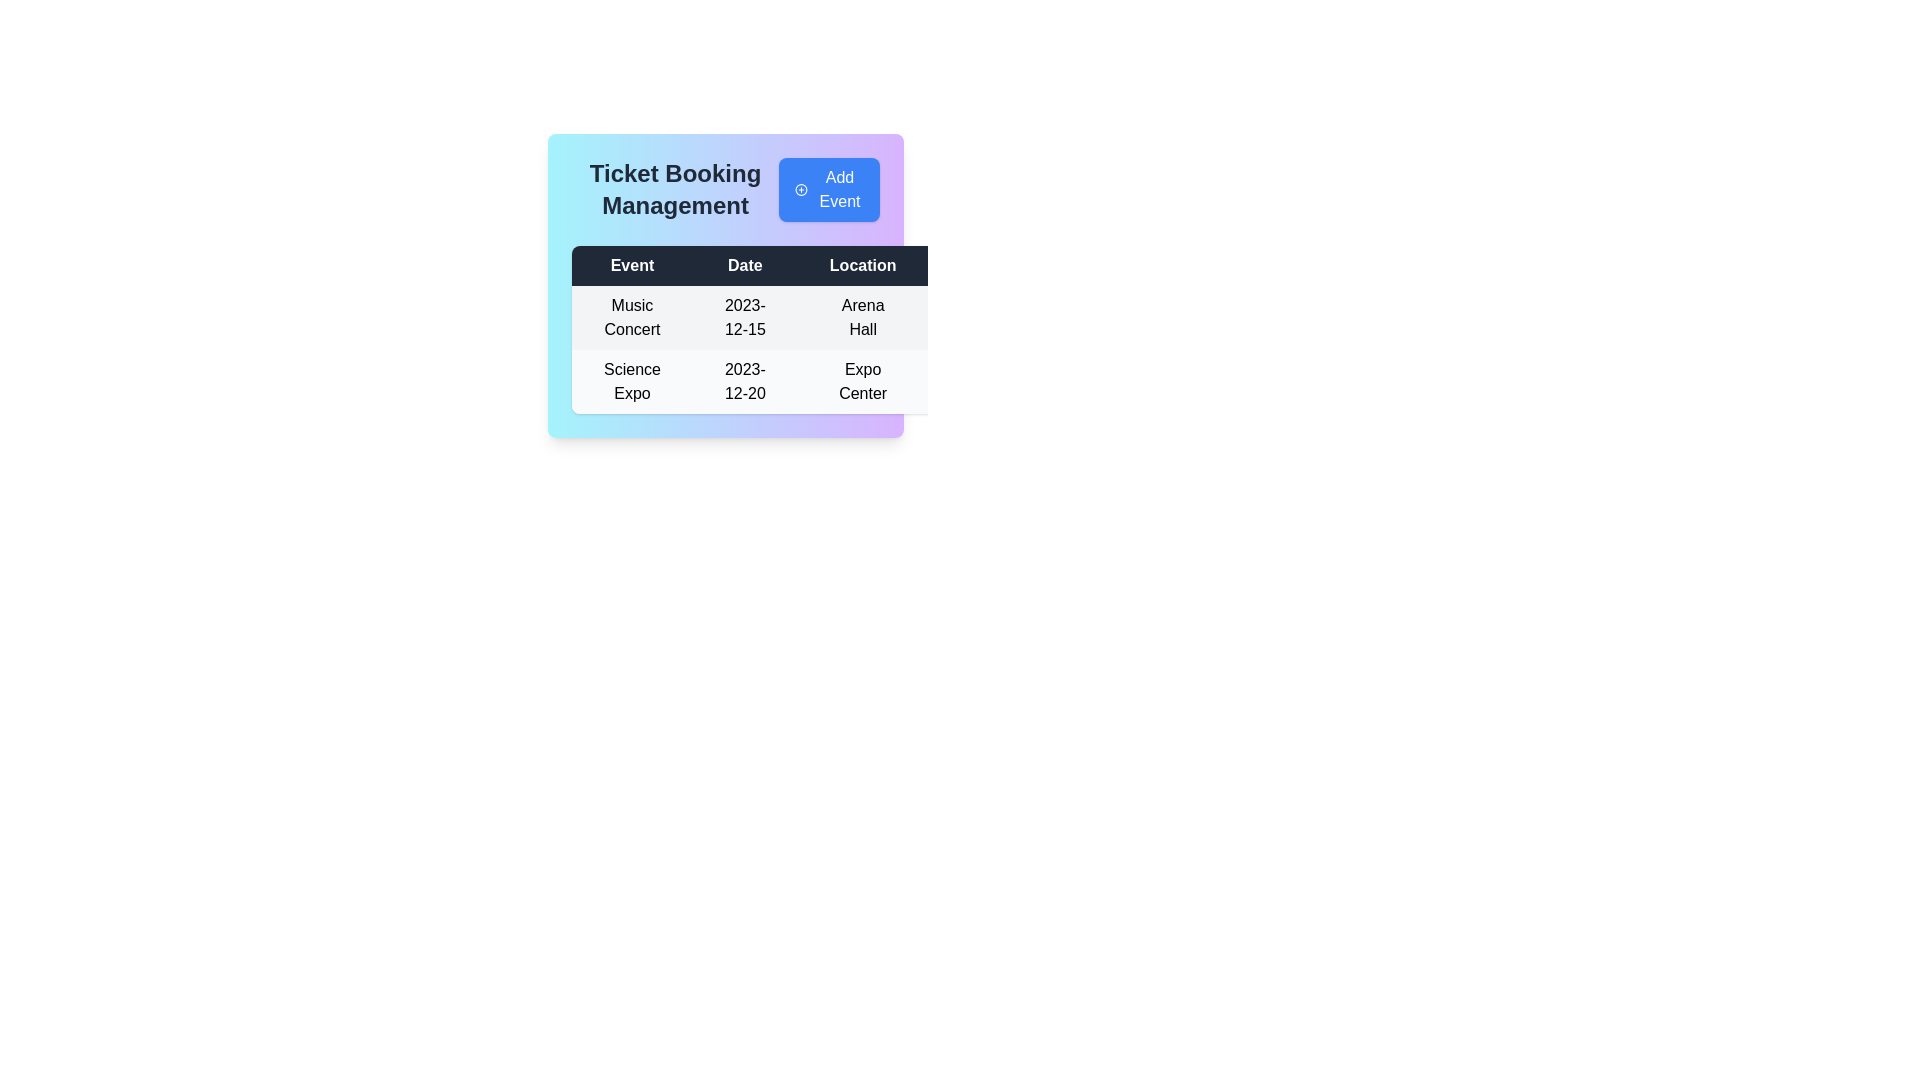 This screenshot has height=1080, width=1920. What do you see at coordinates (902, 316) in the screenshot?
I see `the first table row displaying details about the 'Music Concert' event` at bounding box center [902, 316].